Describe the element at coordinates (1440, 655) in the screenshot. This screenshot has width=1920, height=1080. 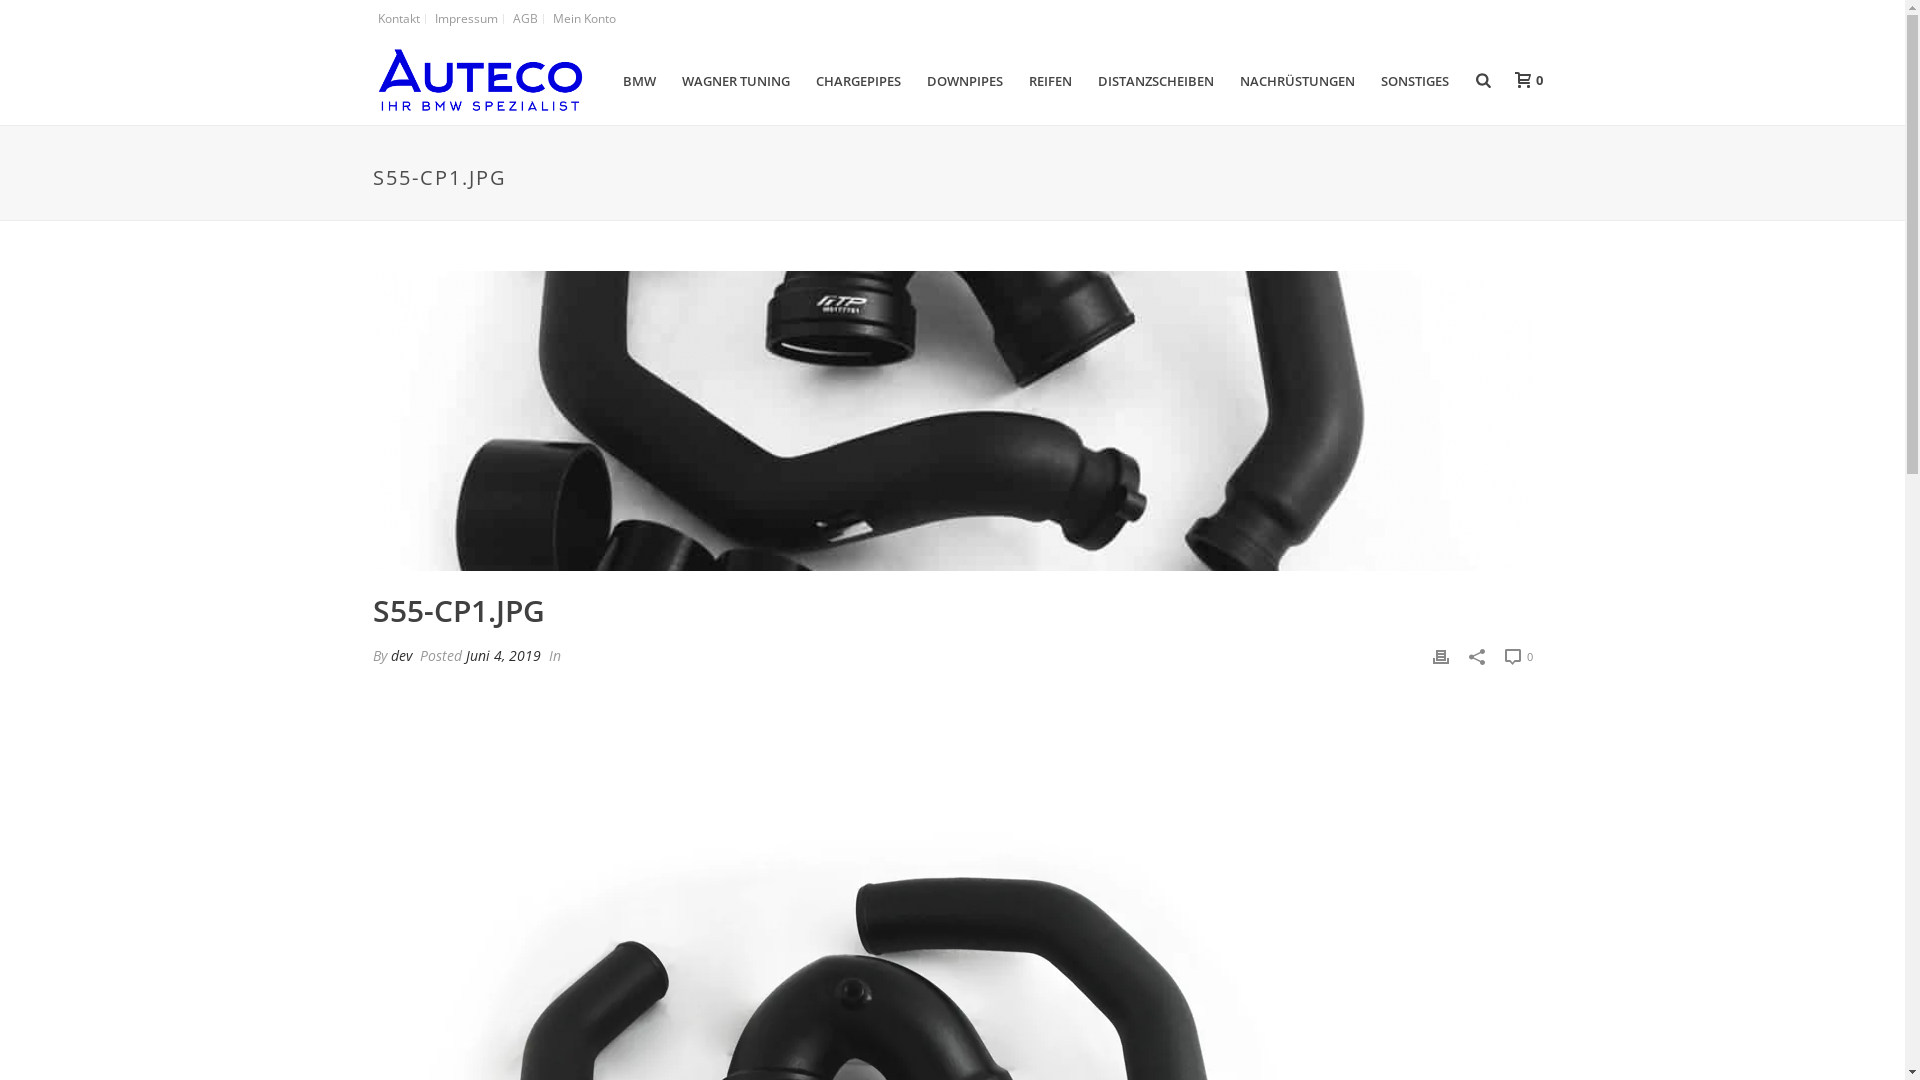
I see `'Print'` at that location.